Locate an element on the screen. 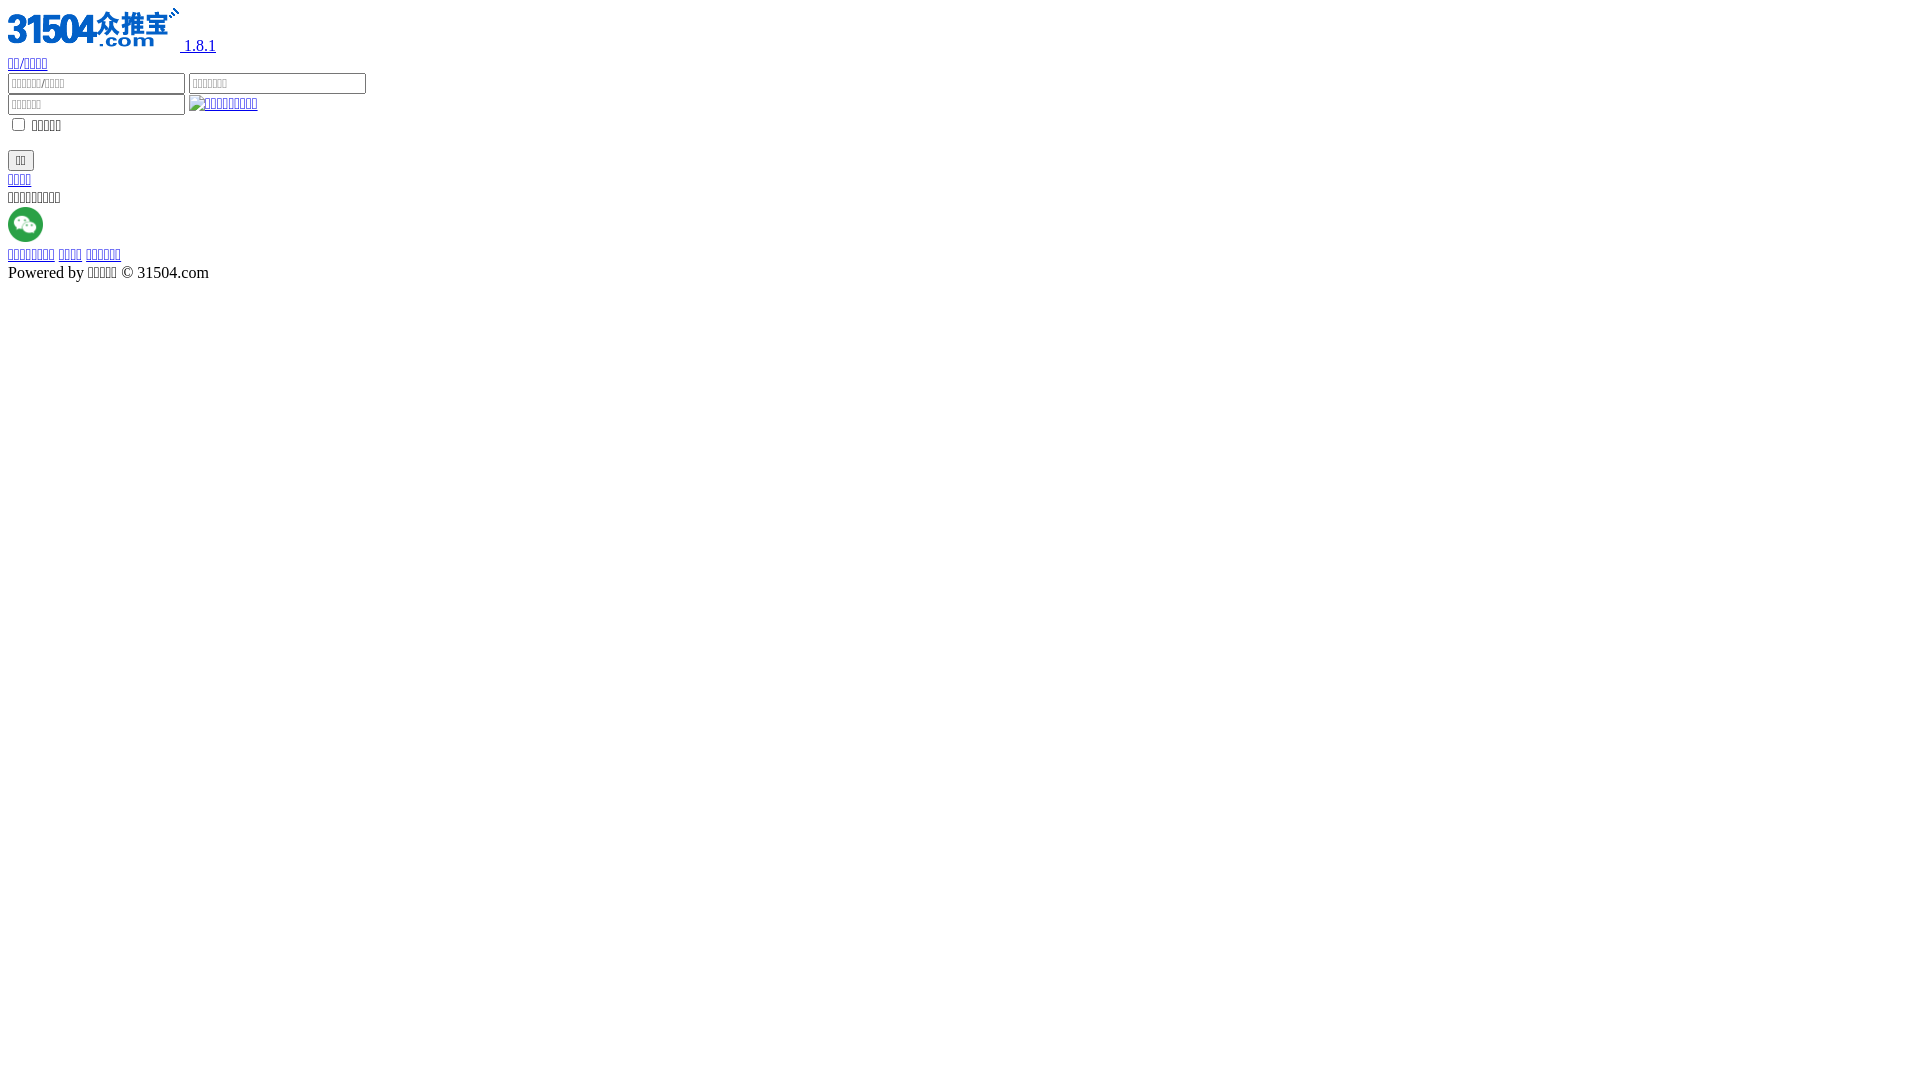 Image resolution: width=1920 pixels, height=1080 pixels. '1.8.1' is located at coordinates (110, 45).